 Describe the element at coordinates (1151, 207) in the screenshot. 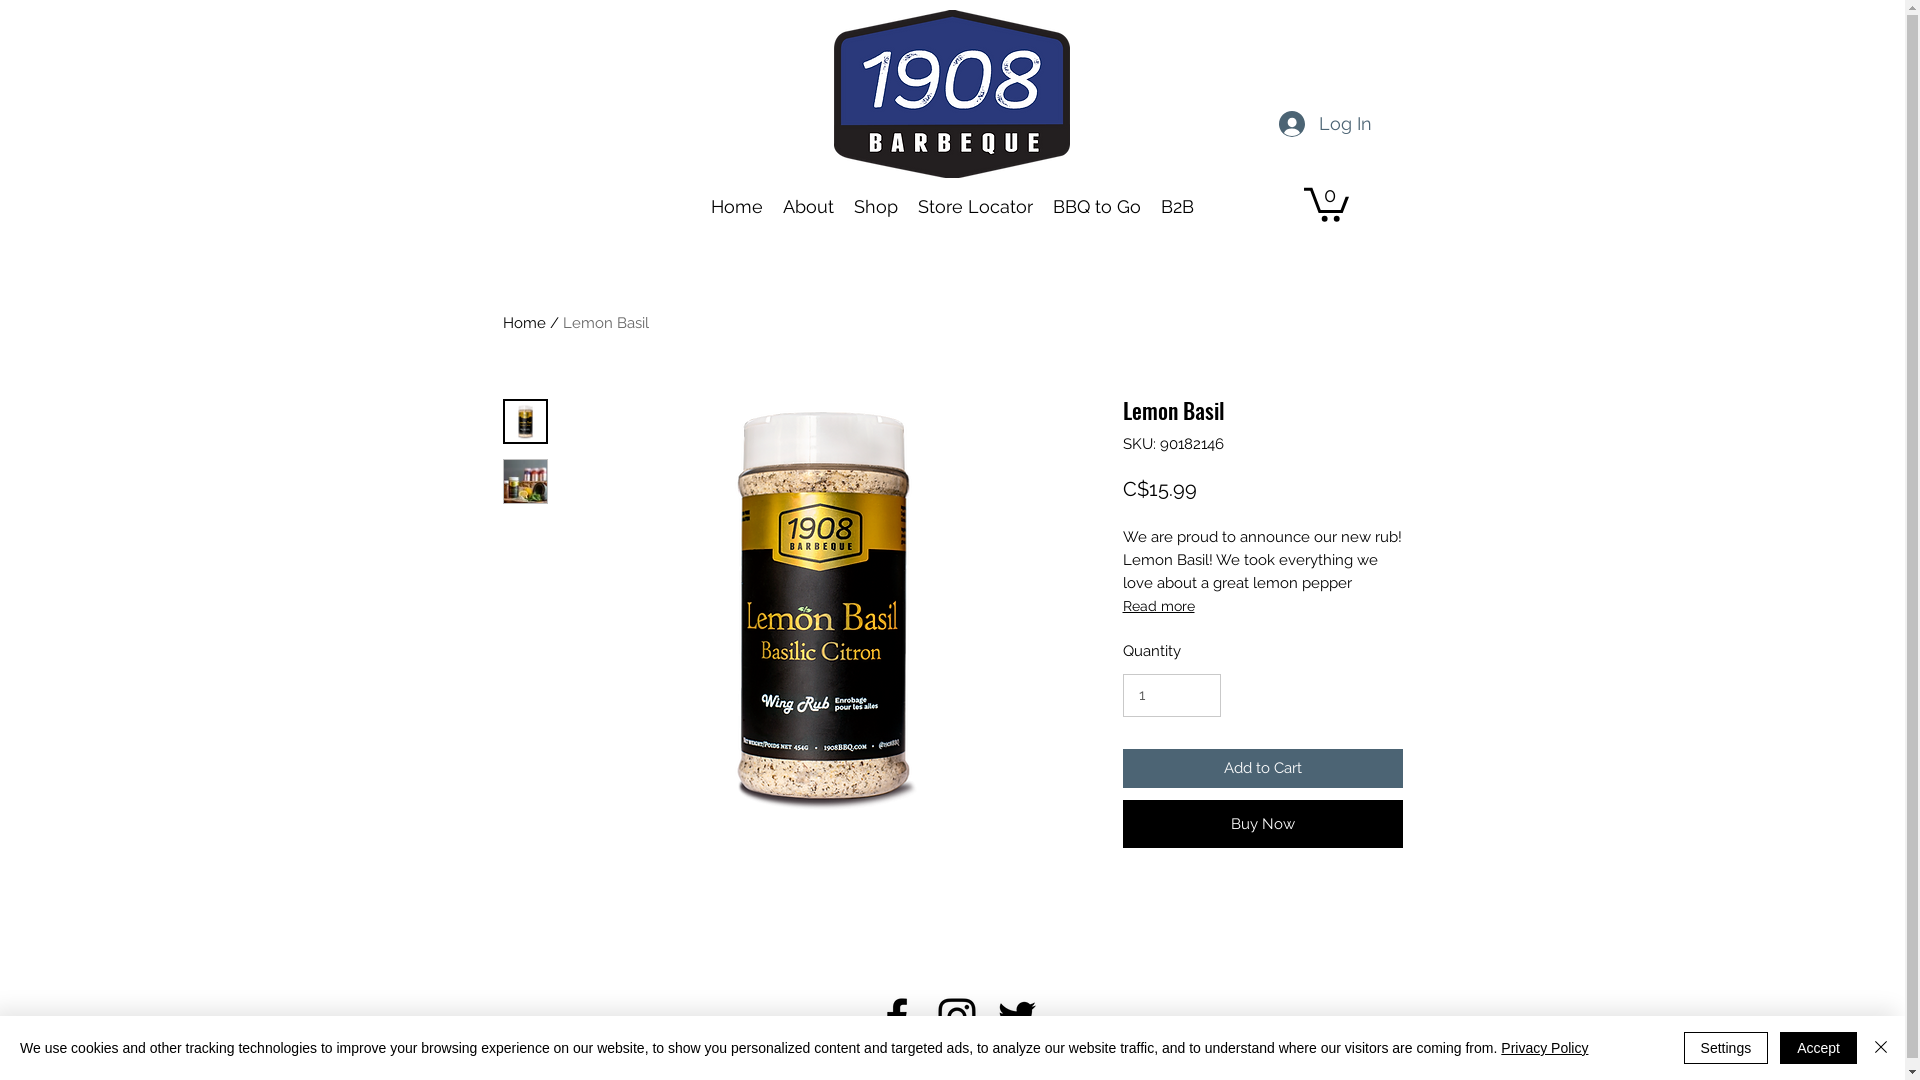

I see `'B2B'` at that location.